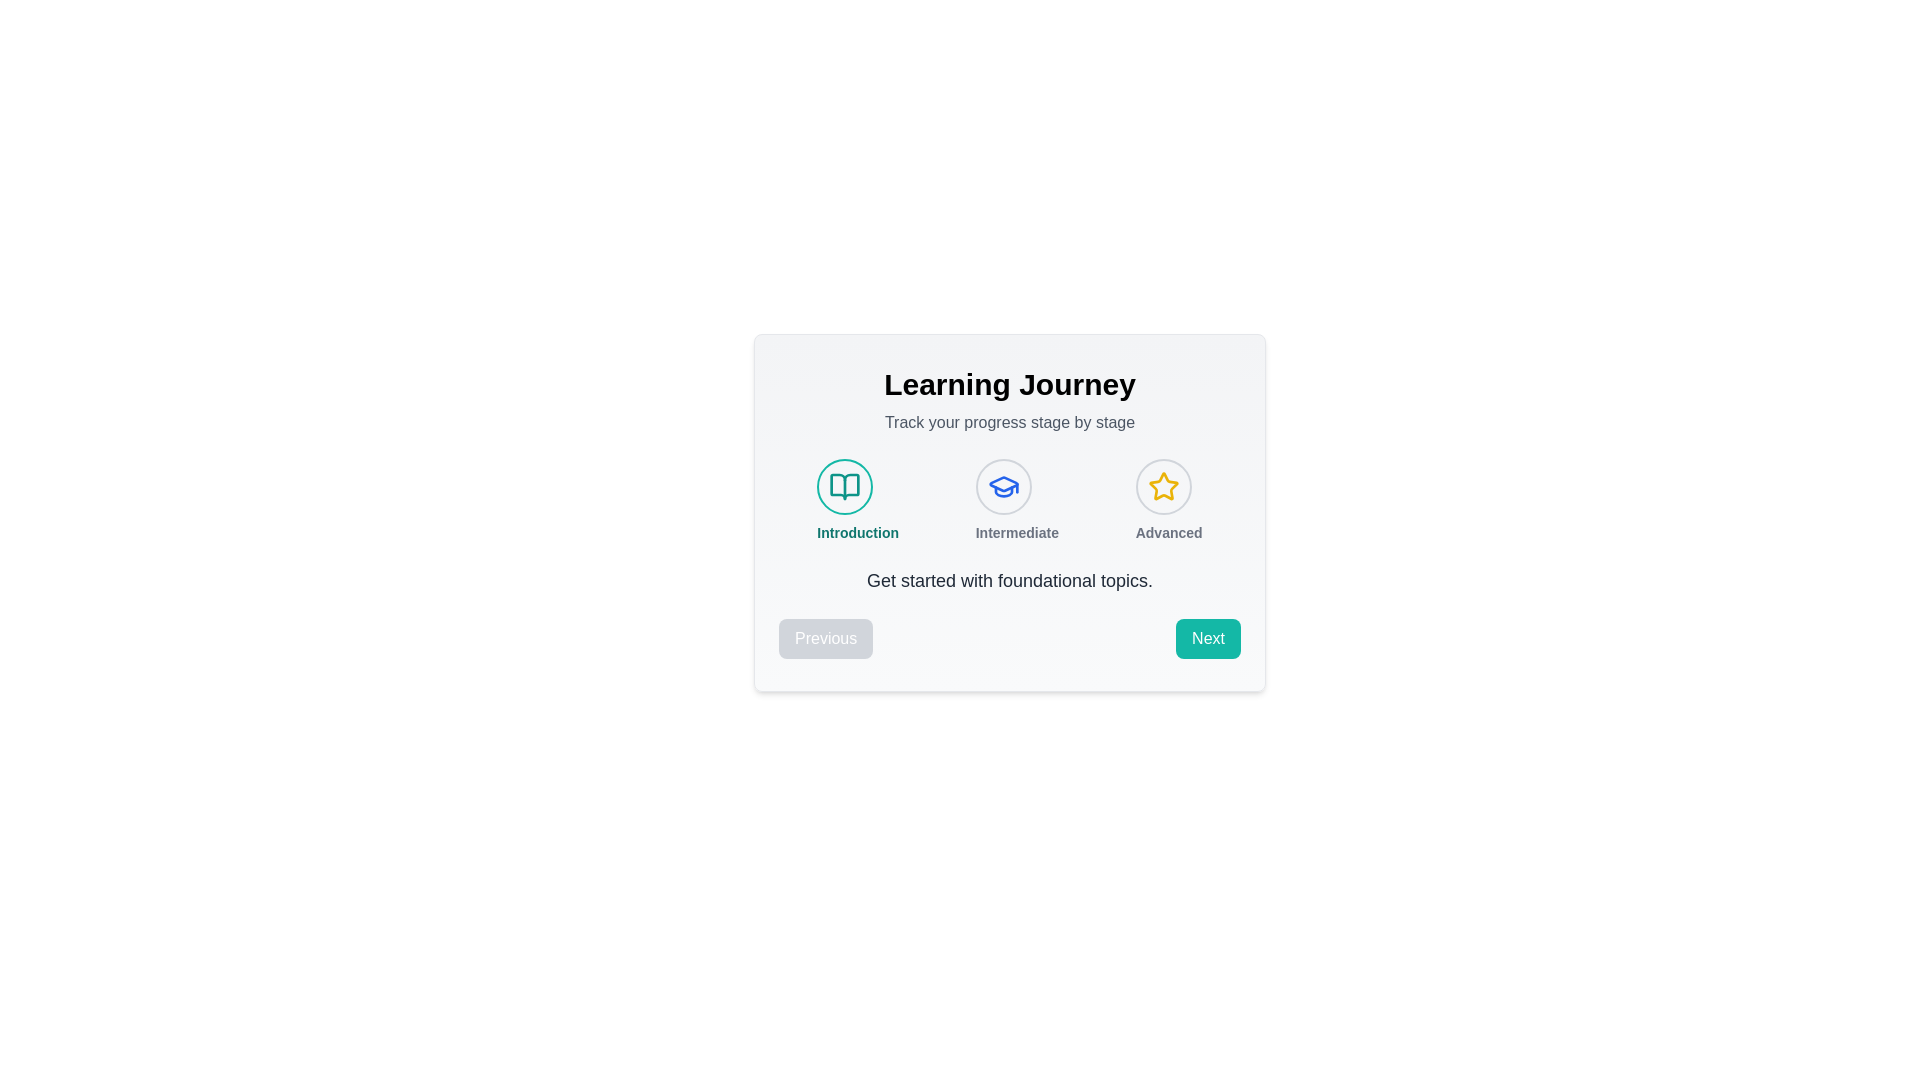 The image size is (1920, 1080). I want to click on the step Introduction in the LearningProgressStepper, so click(845, 486).